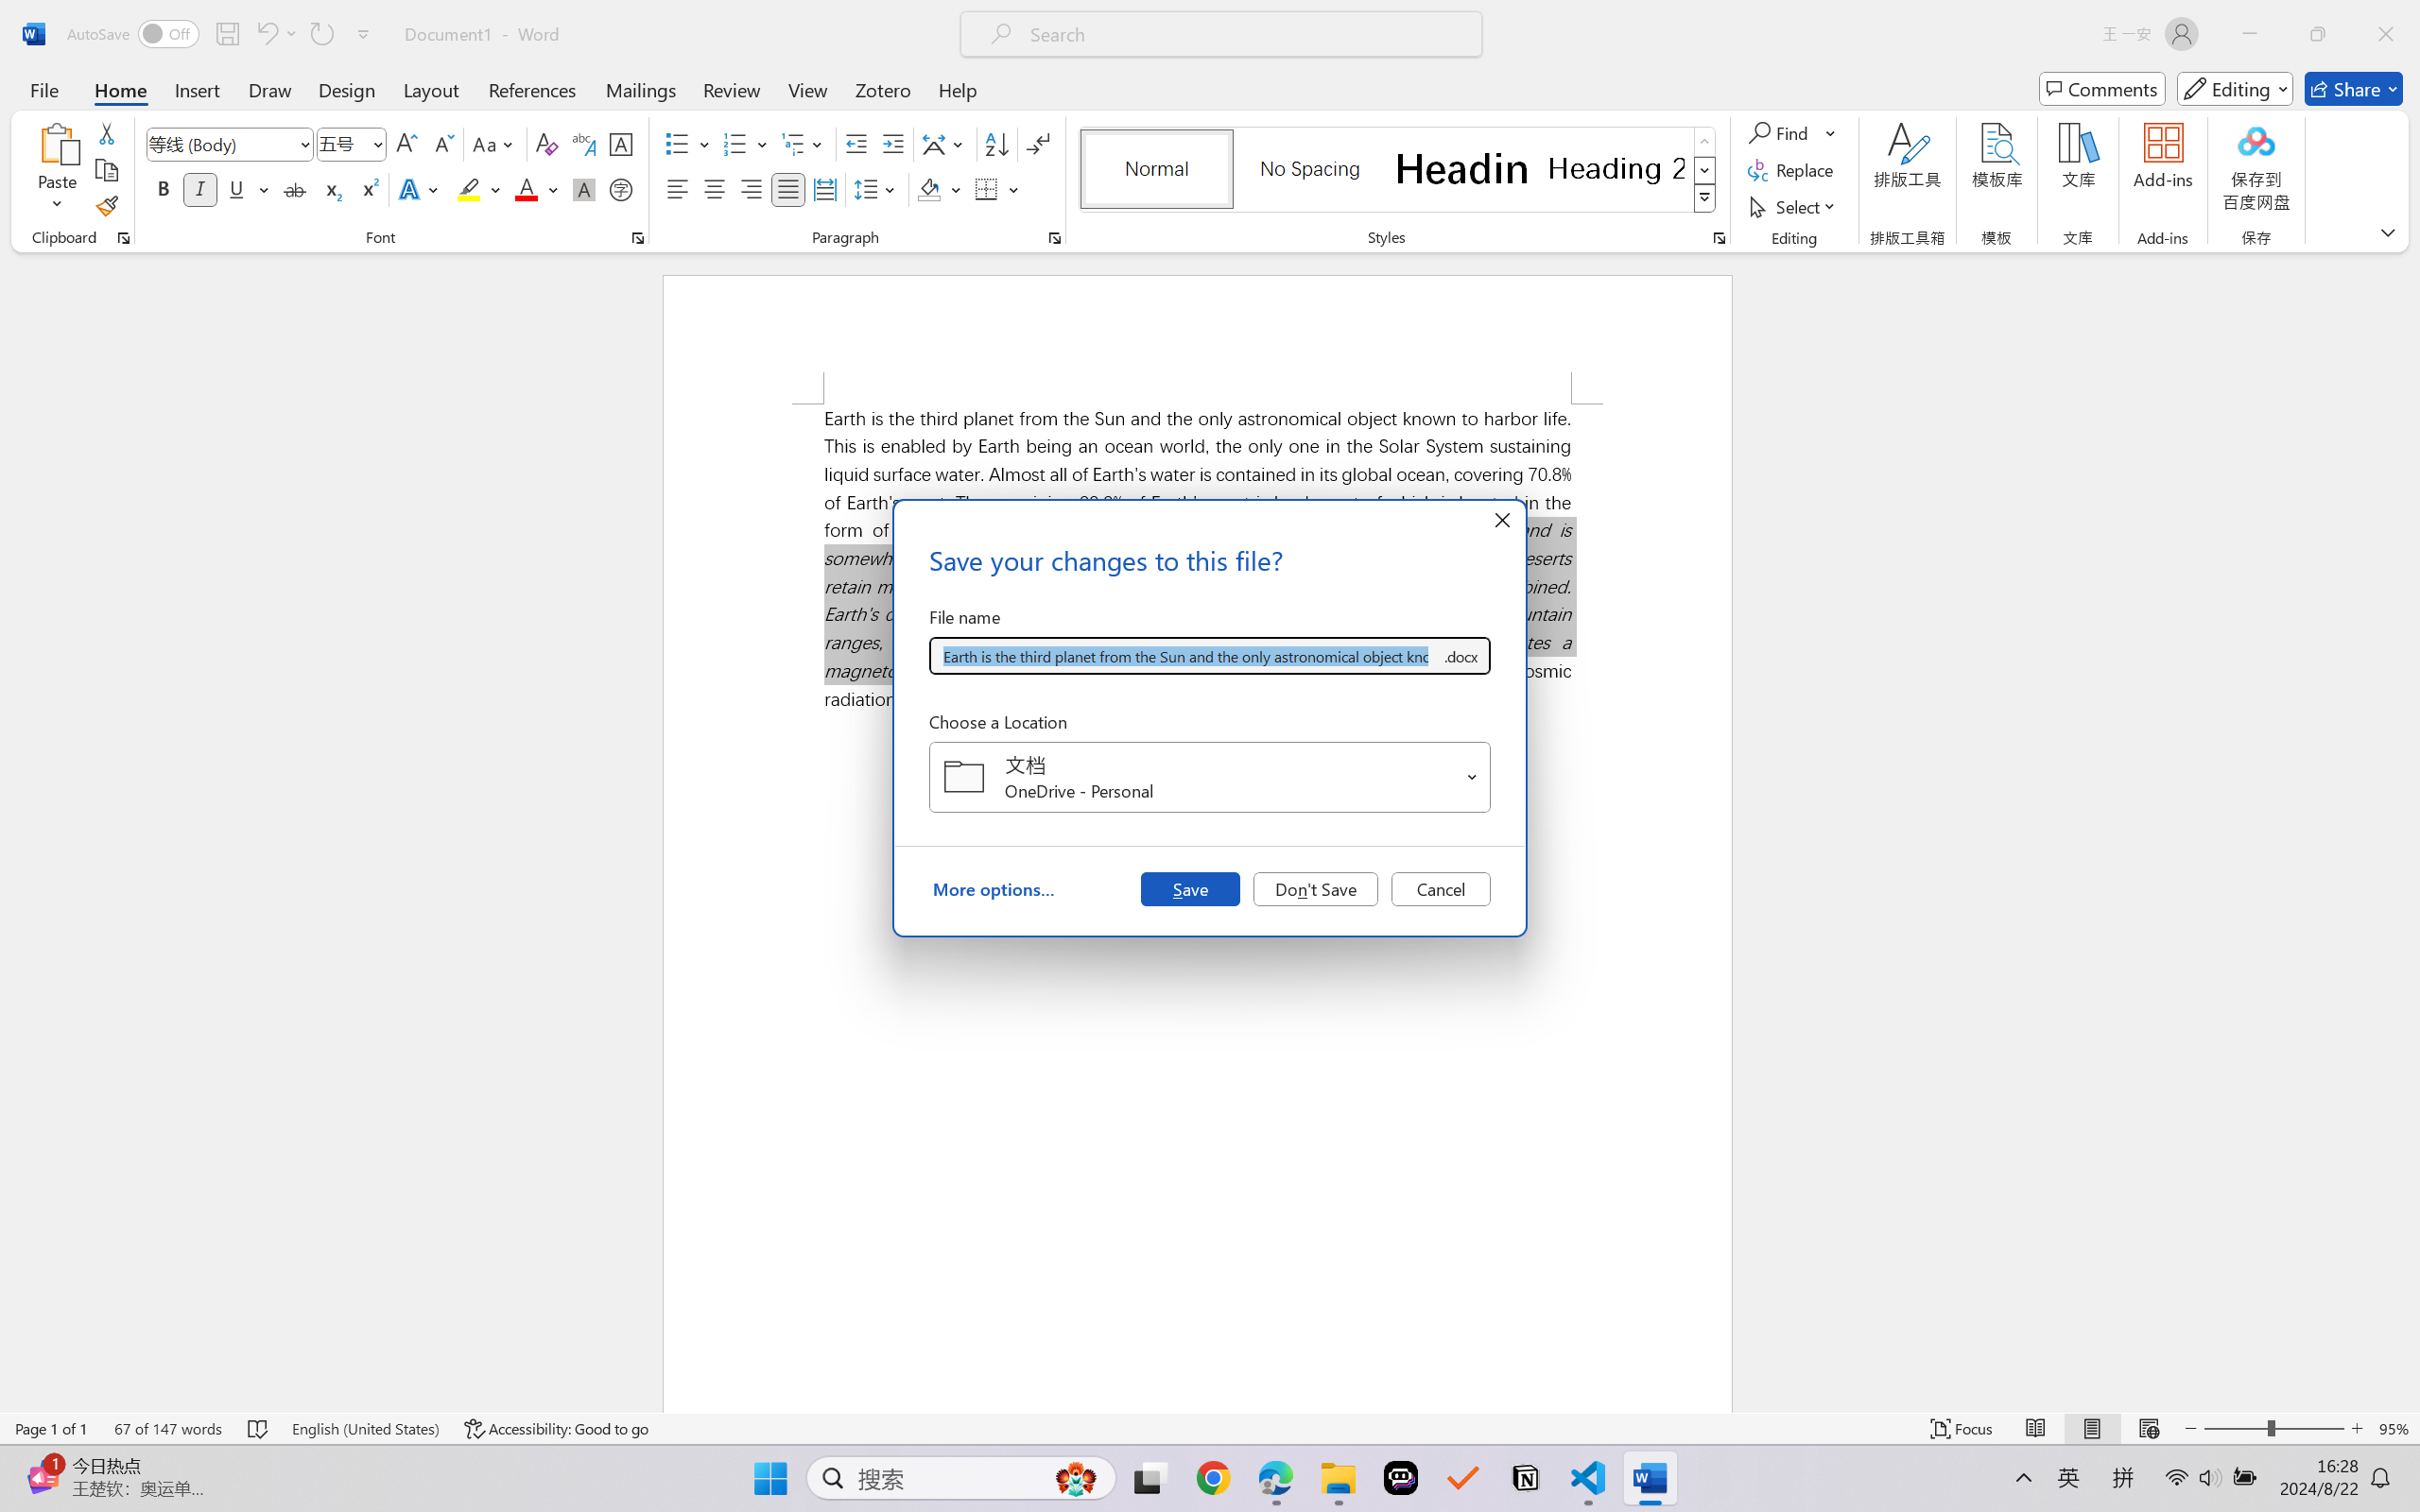  I want to click on 'Copy', so click(105, 170).